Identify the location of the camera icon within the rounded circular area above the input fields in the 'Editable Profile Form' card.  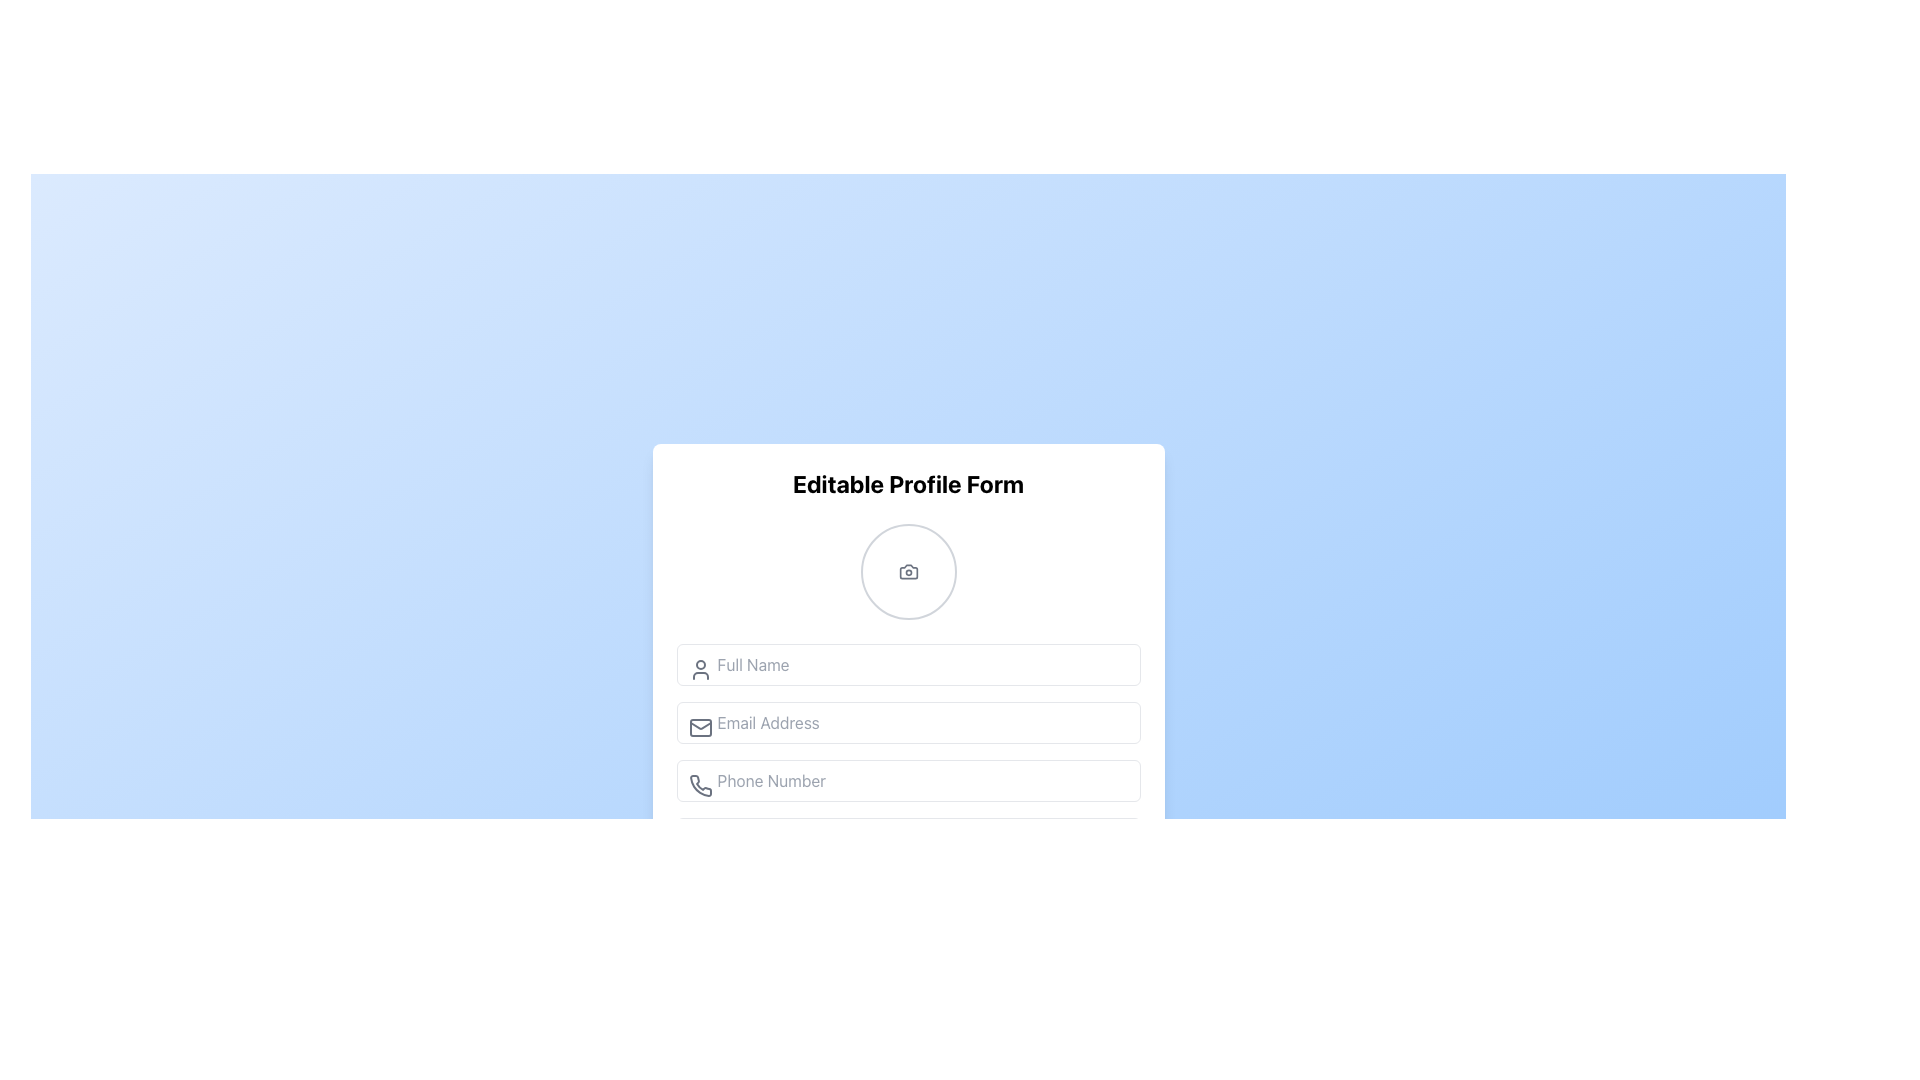
(907, 571).